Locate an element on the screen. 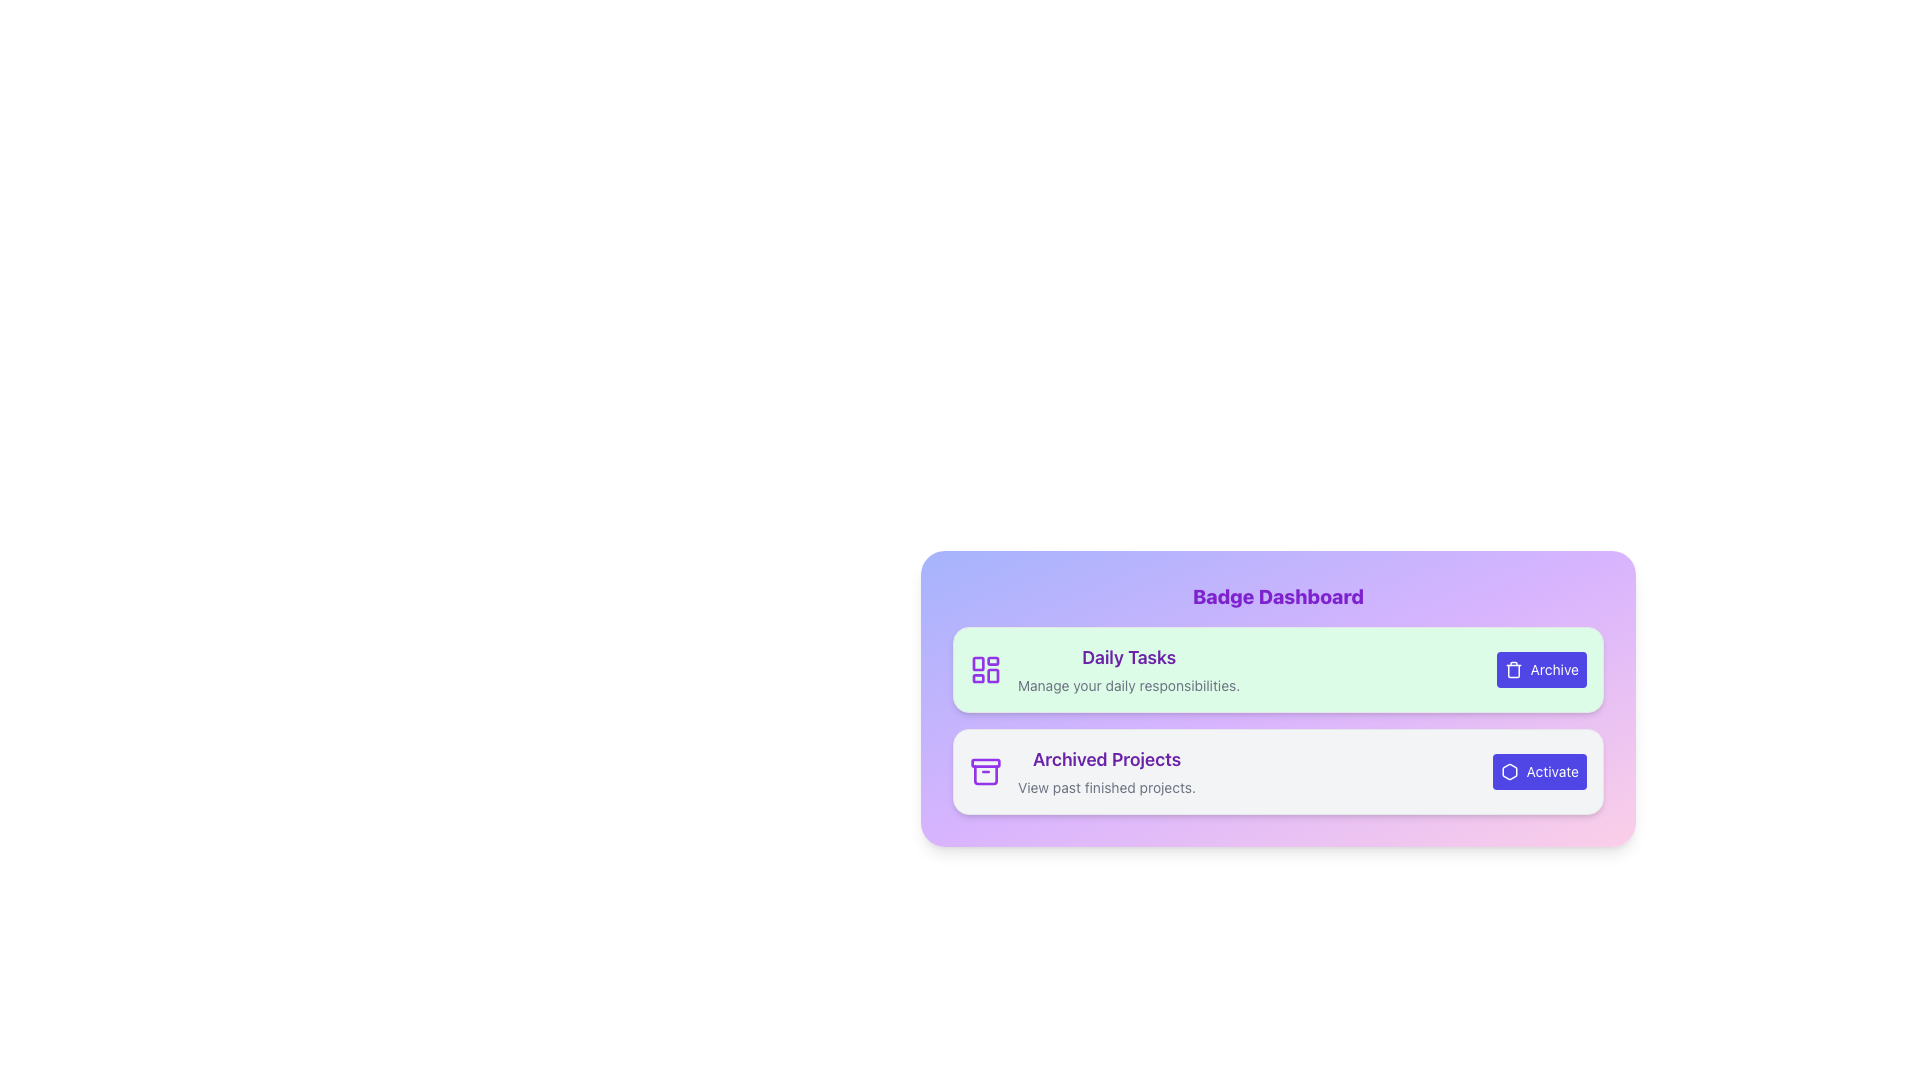 This screenshot has width=1920, height=1080. header text indicating the context of archived projects located in the second card section of the dashboard, below the 'Daily Tasks' section is located at coordinates (1106, 759).